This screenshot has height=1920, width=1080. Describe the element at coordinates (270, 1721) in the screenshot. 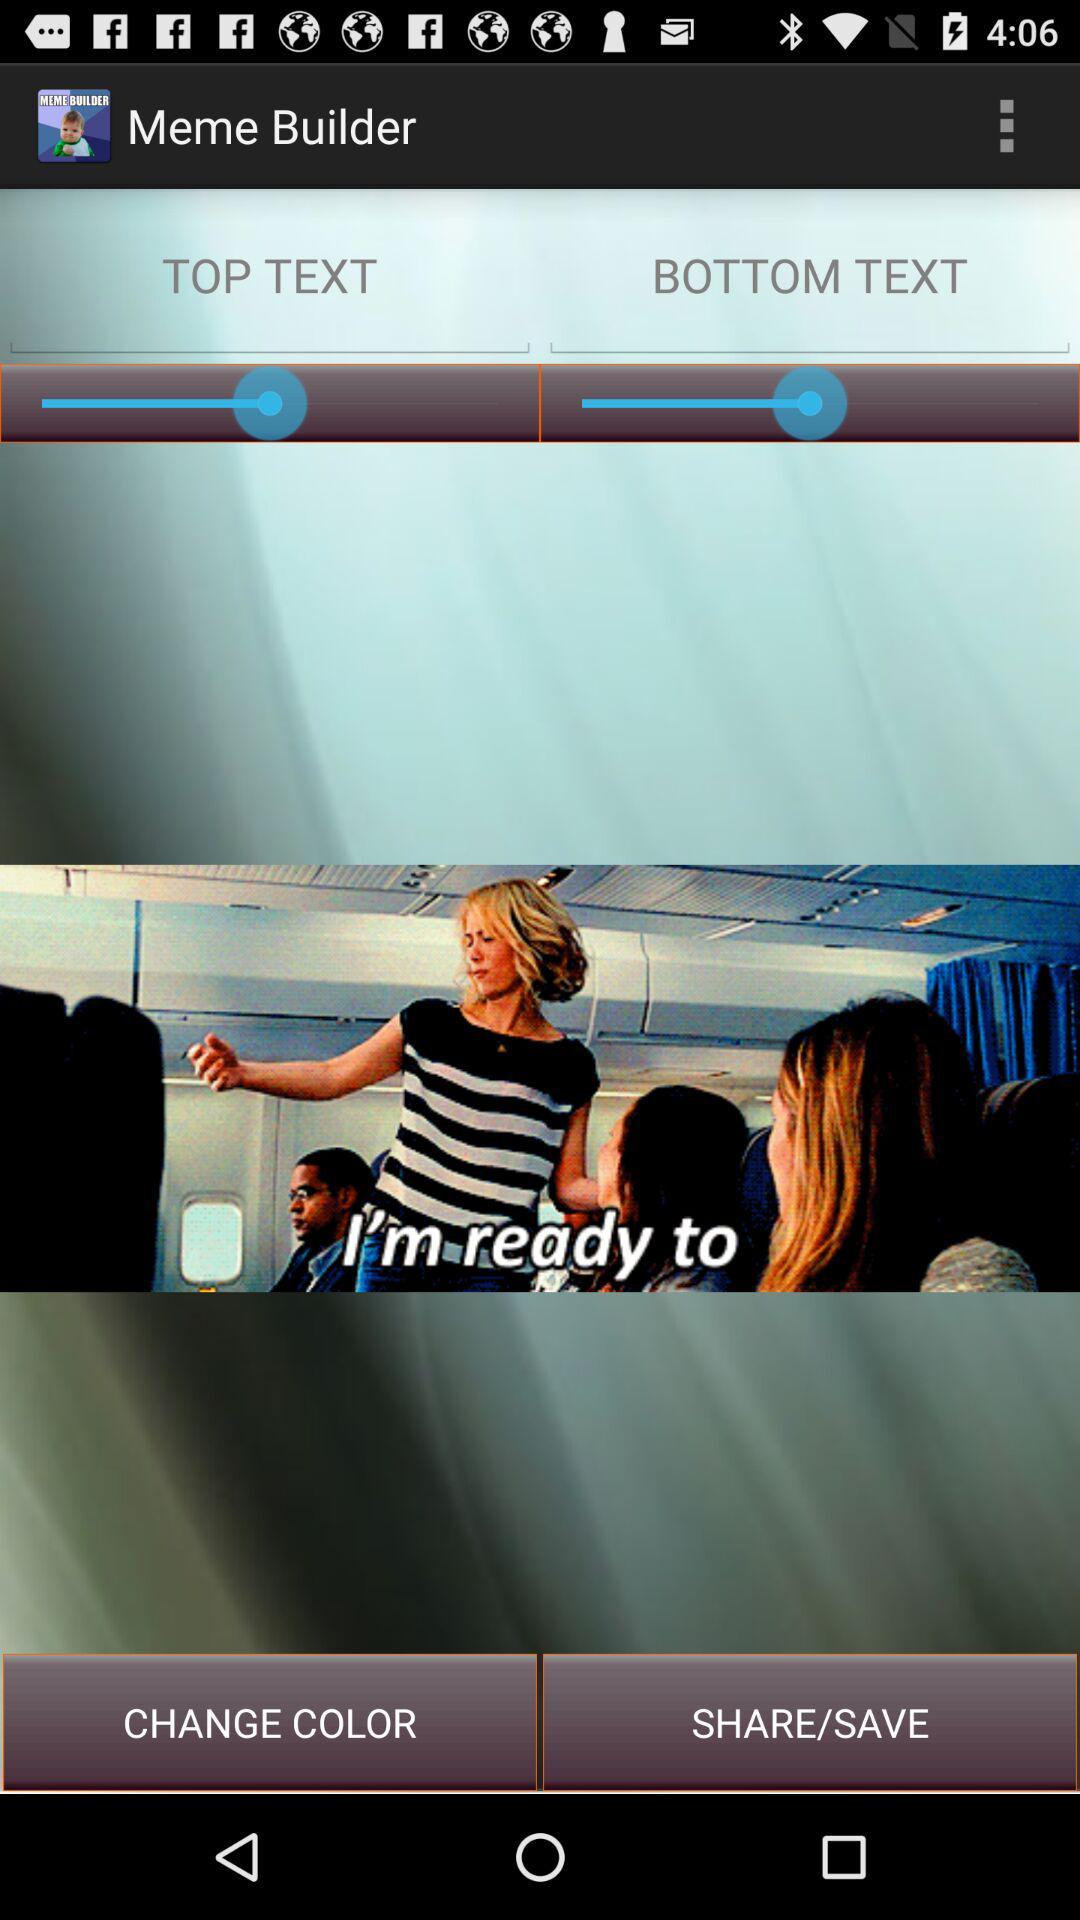

I see `the icon to the left of share/save item` at that location.